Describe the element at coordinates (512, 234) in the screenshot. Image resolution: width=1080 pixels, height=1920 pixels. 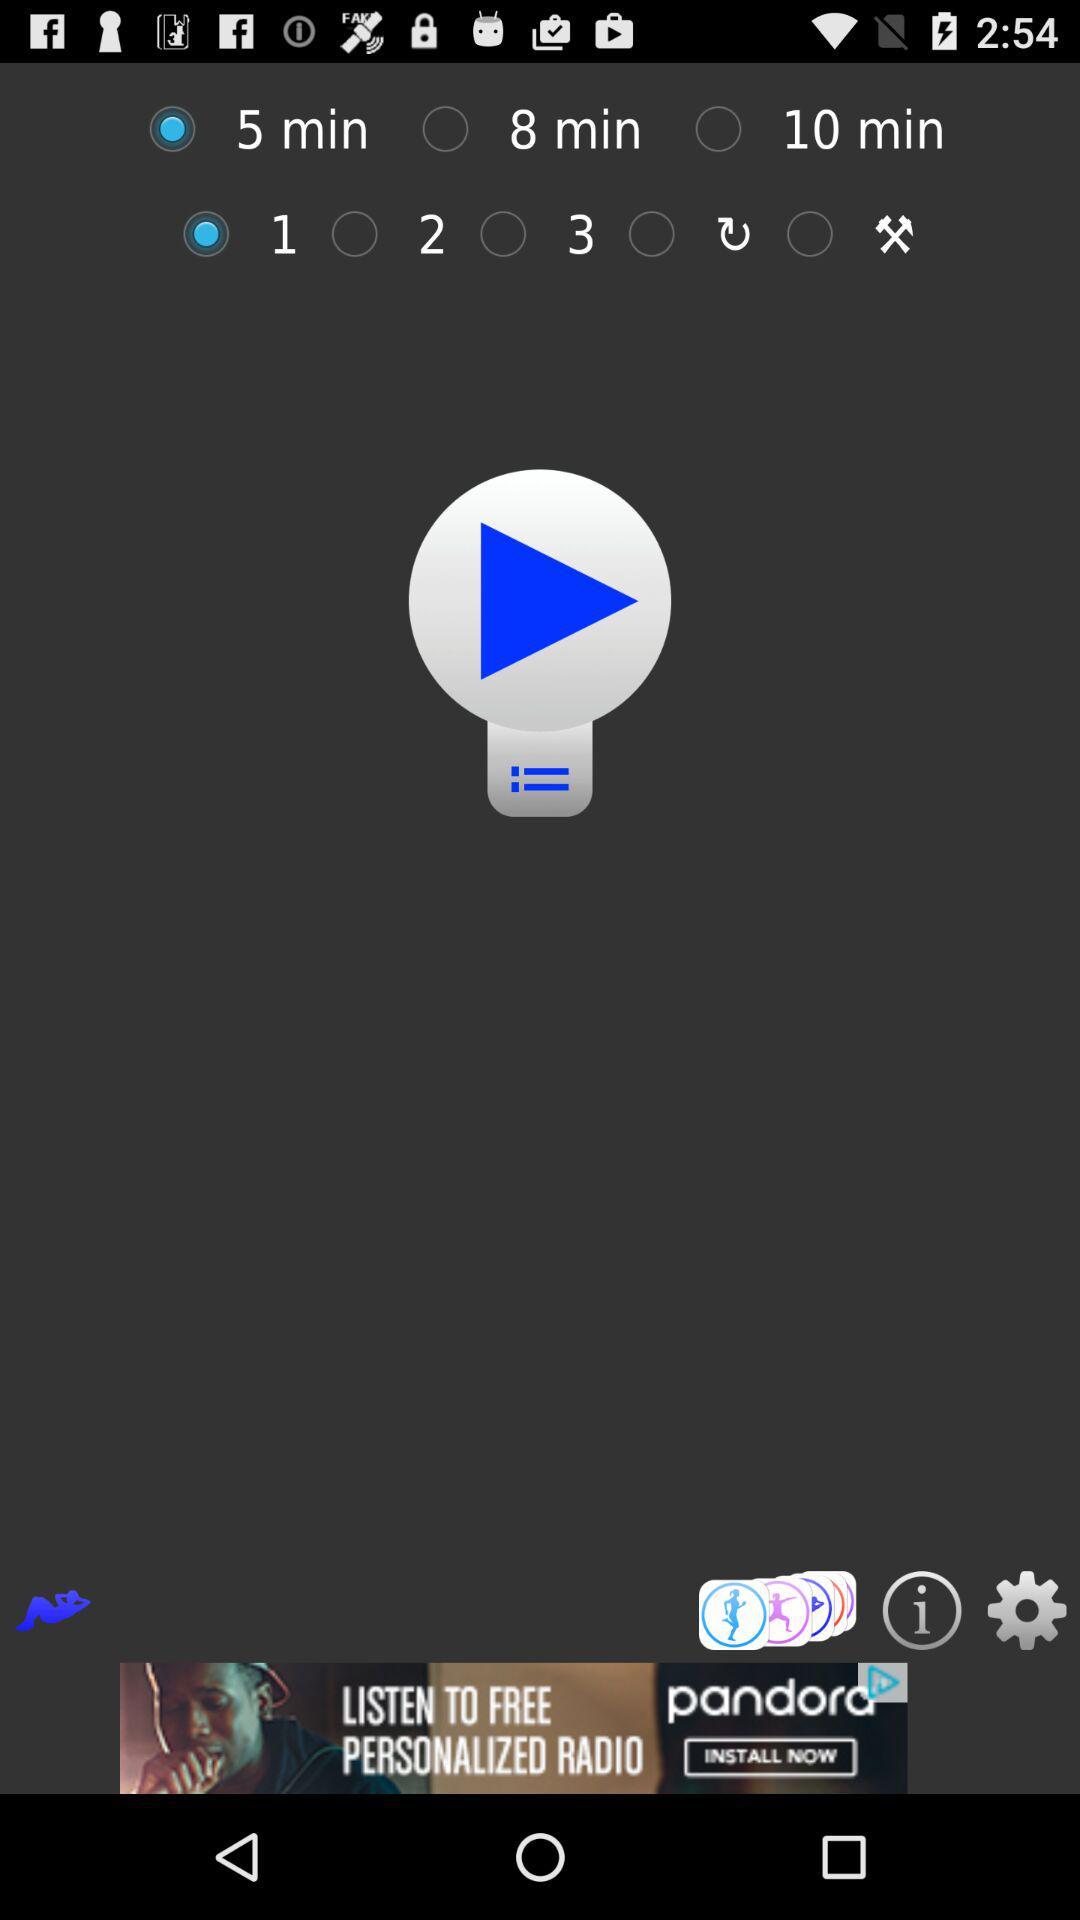
I see `3` at that location.